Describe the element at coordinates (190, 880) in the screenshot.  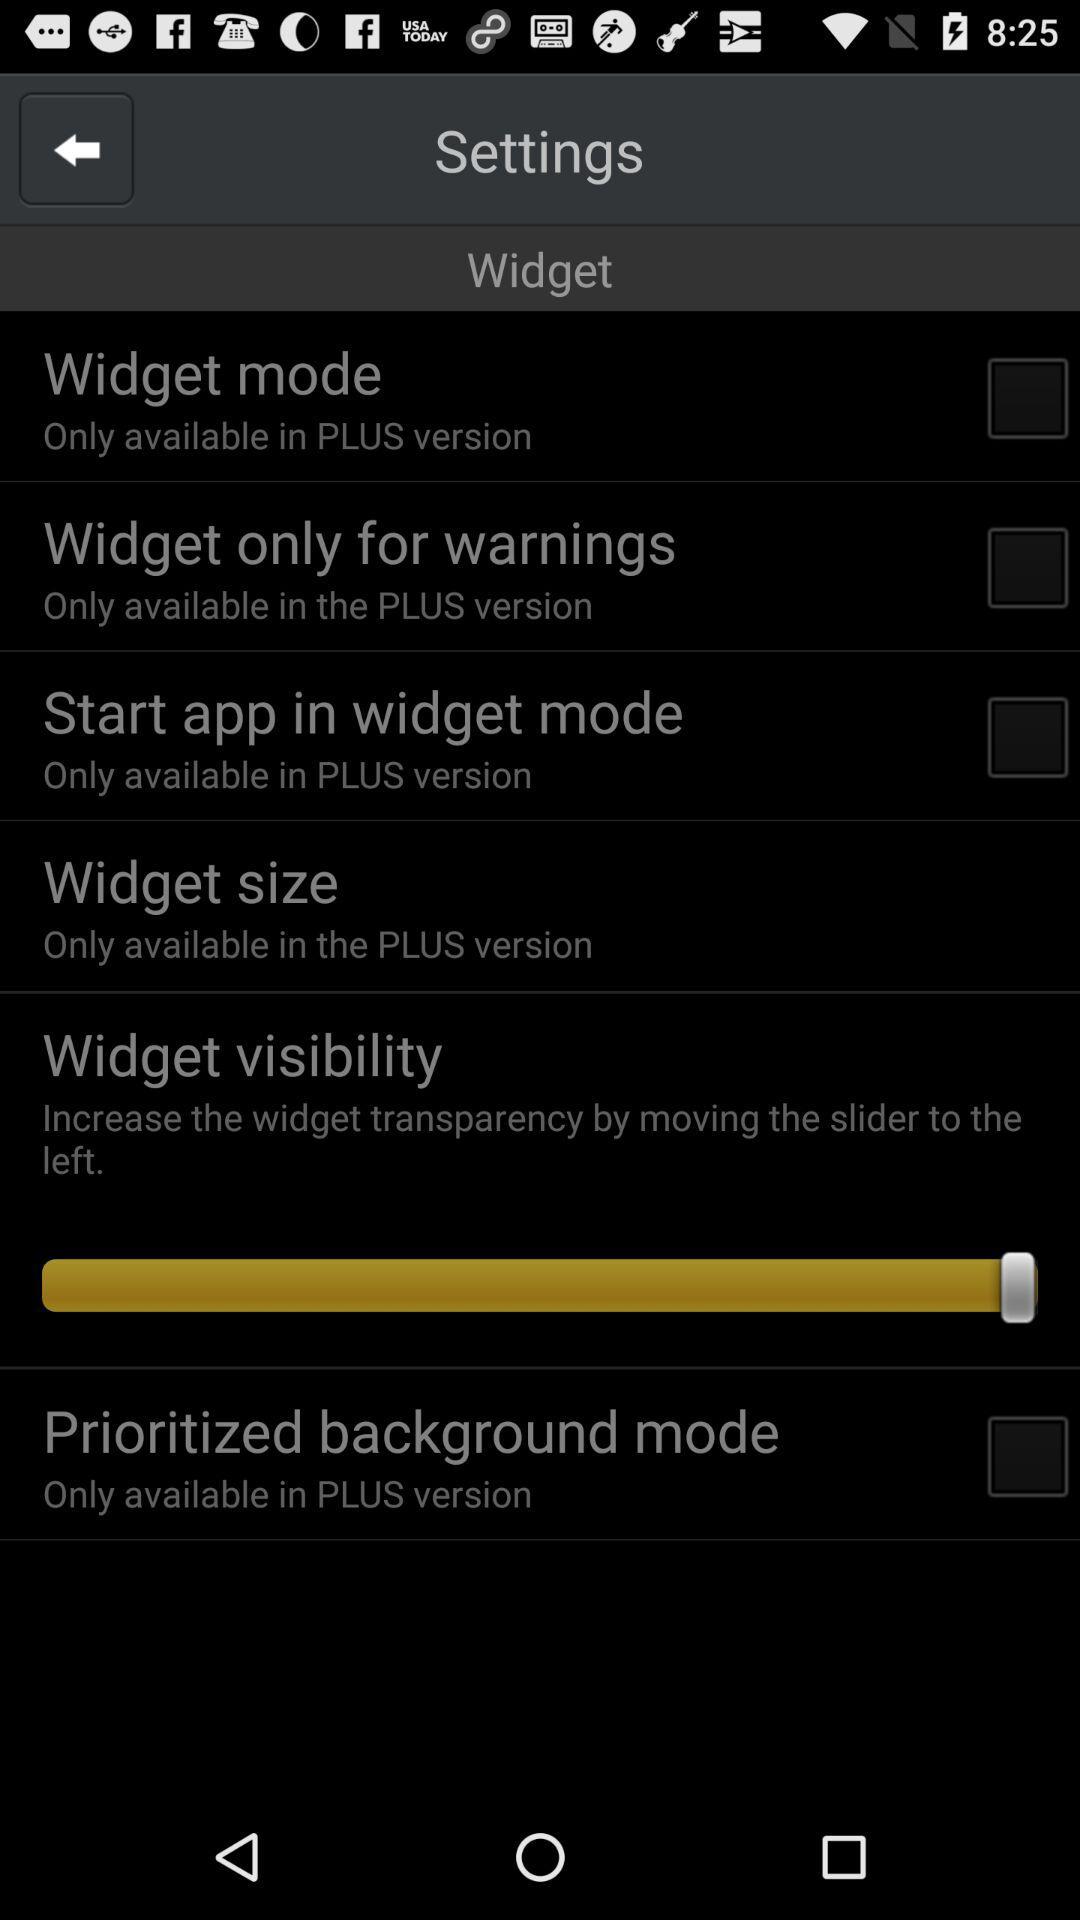
I see `item below the only available in app` at that location.